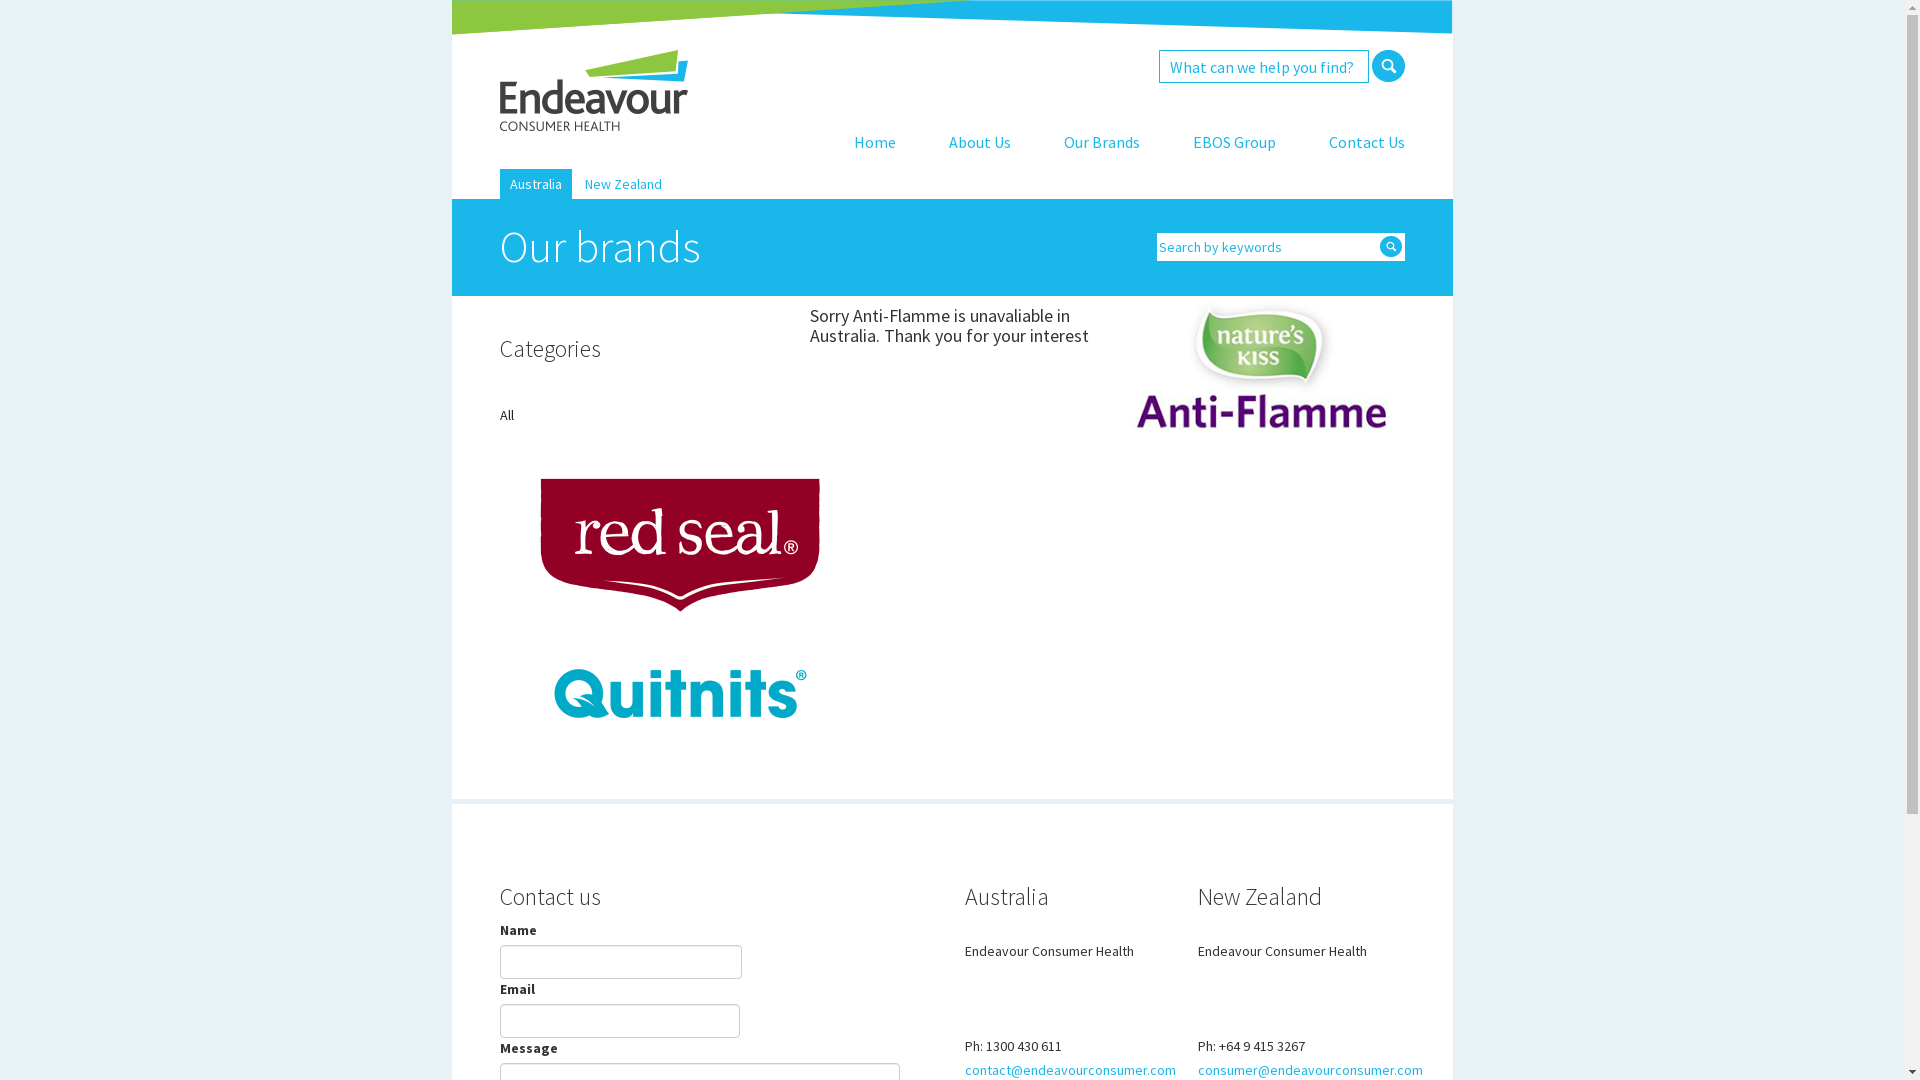 The image size is (1920, 1080). I want to click on 'About Us', so click(979, 141).